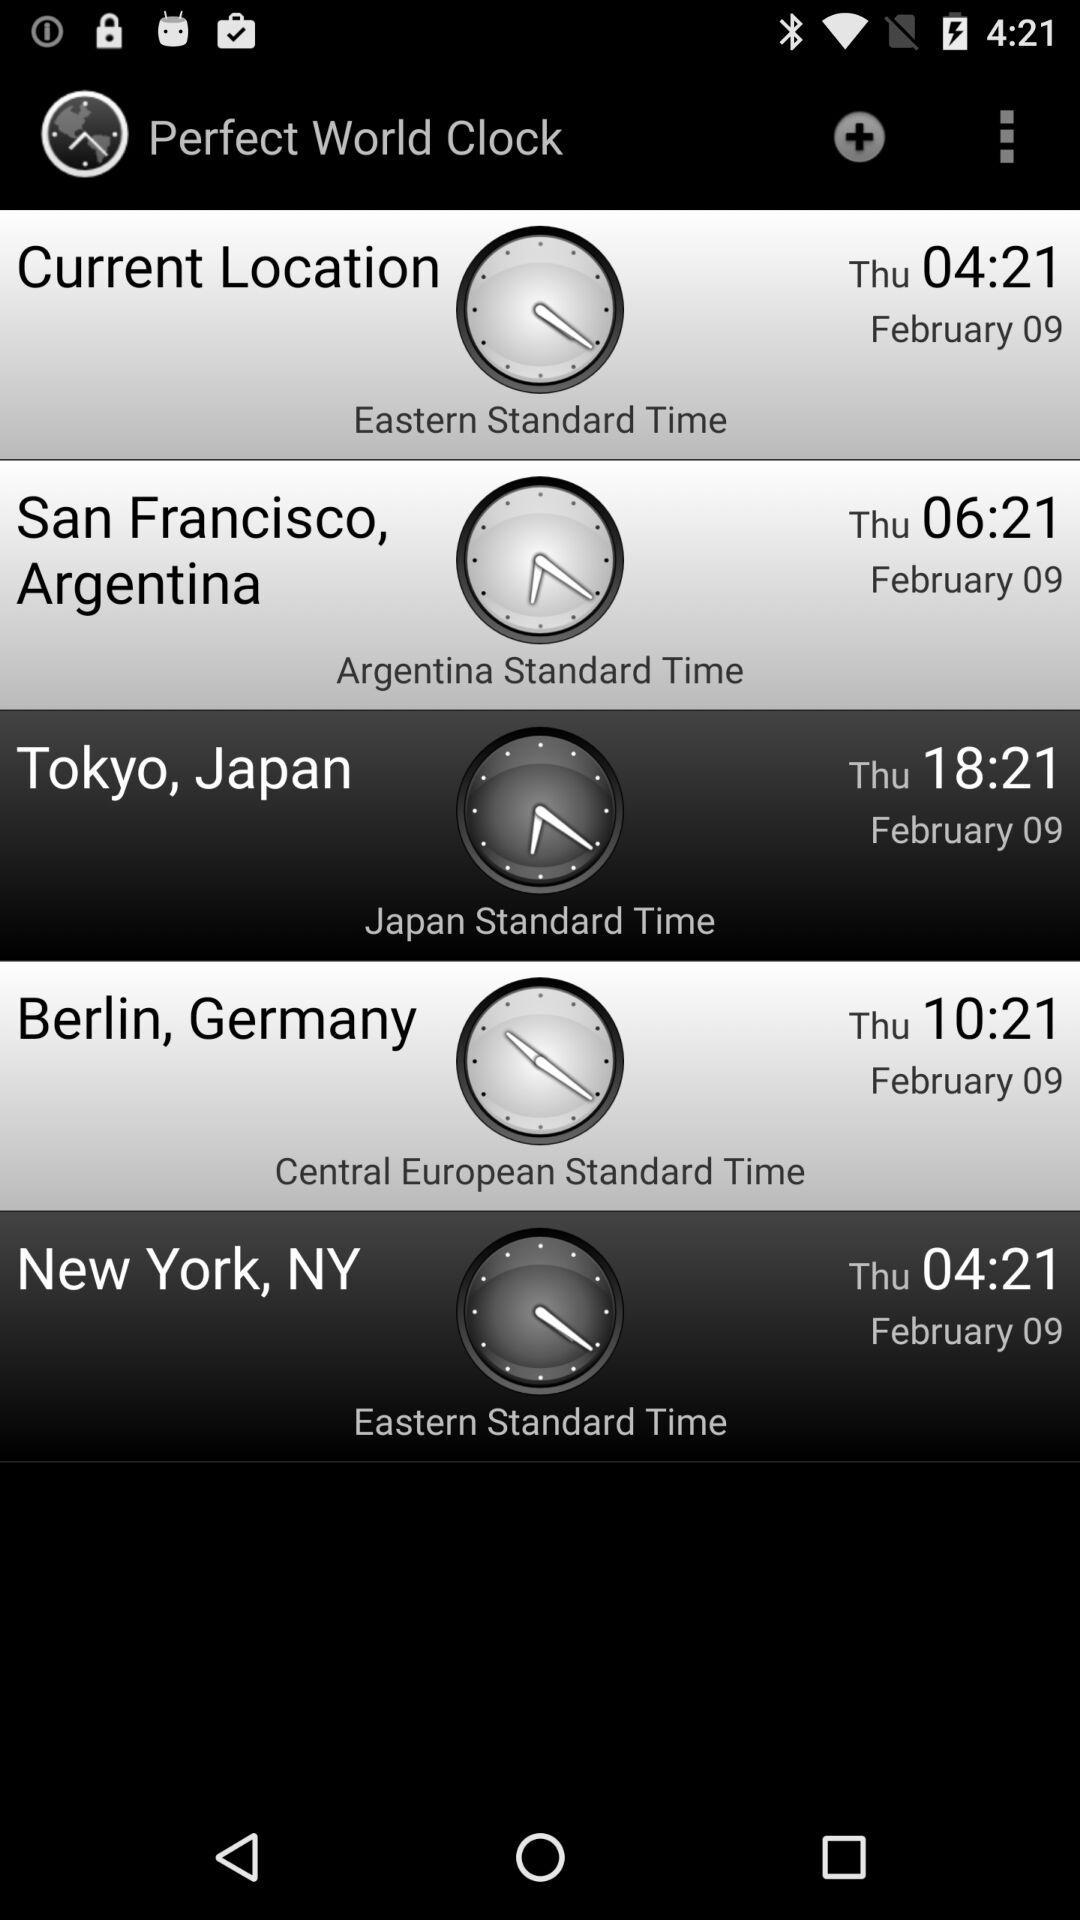 The image size is (1080, 1920). Describe the element at coordinates (234, 1265) in the screenshot. I see `app below the central european standard item` at that location.